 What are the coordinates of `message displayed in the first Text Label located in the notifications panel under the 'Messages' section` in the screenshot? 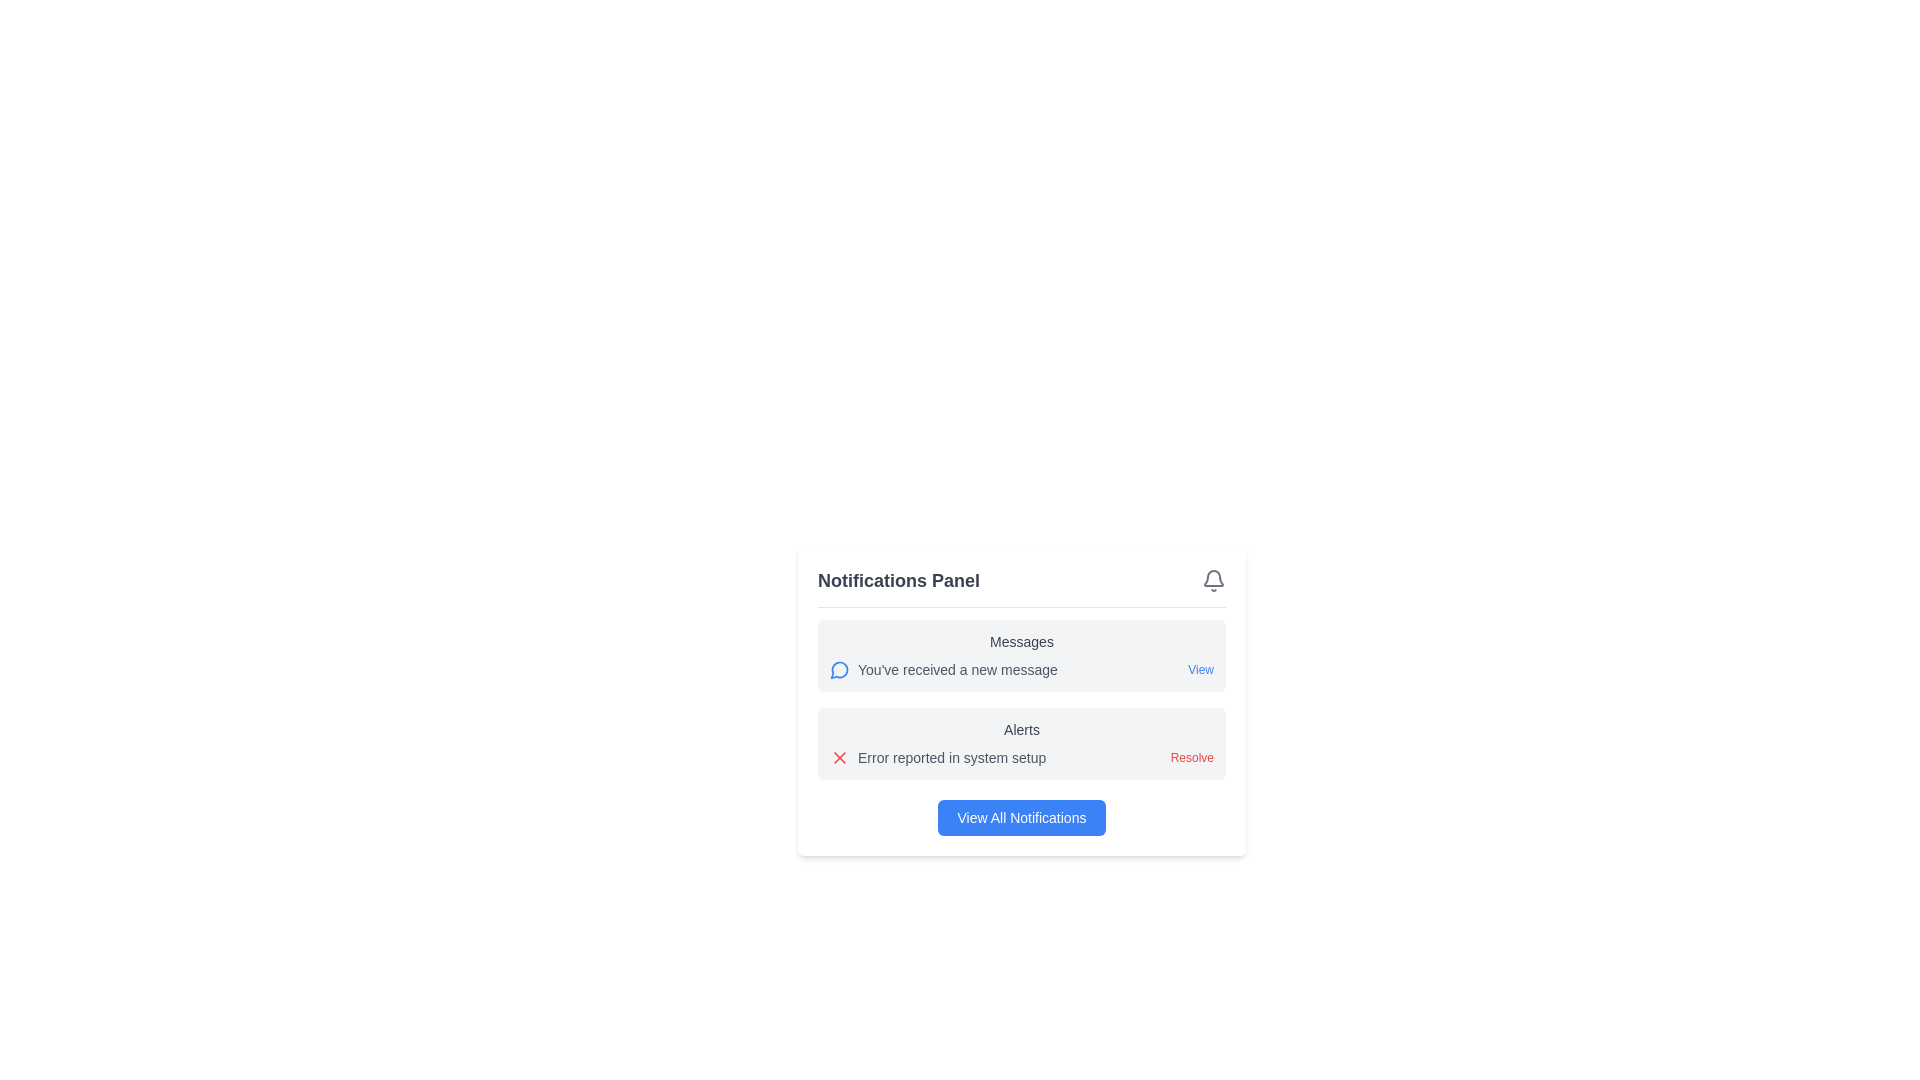 It's located at (942, 670).